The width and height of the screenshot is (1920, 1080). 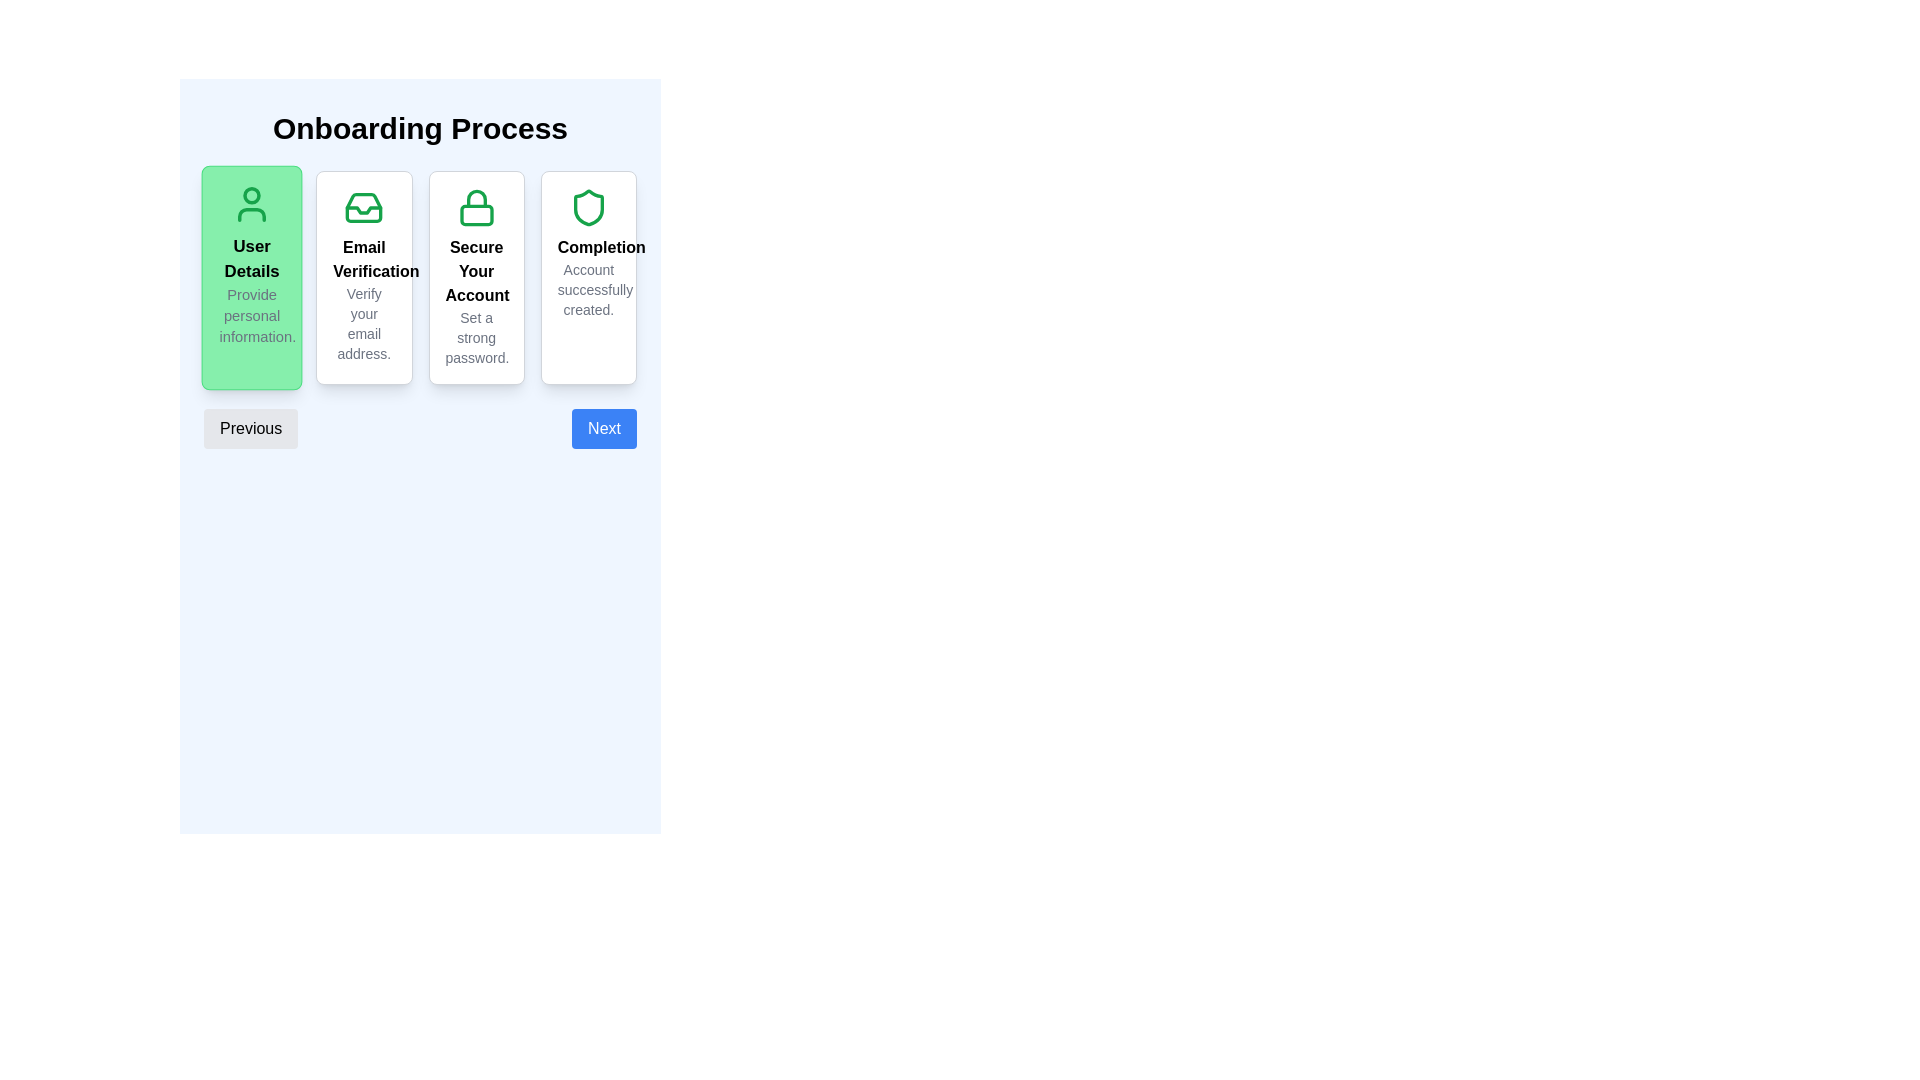 What do you see at coordinates (475, 208) in the screenshot?
I see `the green lock icon located at the top center of the third card labeled 'Secure Your Account', which features a rounded padlock shape and is styled with SVG details` at bounding box center [475, 208].